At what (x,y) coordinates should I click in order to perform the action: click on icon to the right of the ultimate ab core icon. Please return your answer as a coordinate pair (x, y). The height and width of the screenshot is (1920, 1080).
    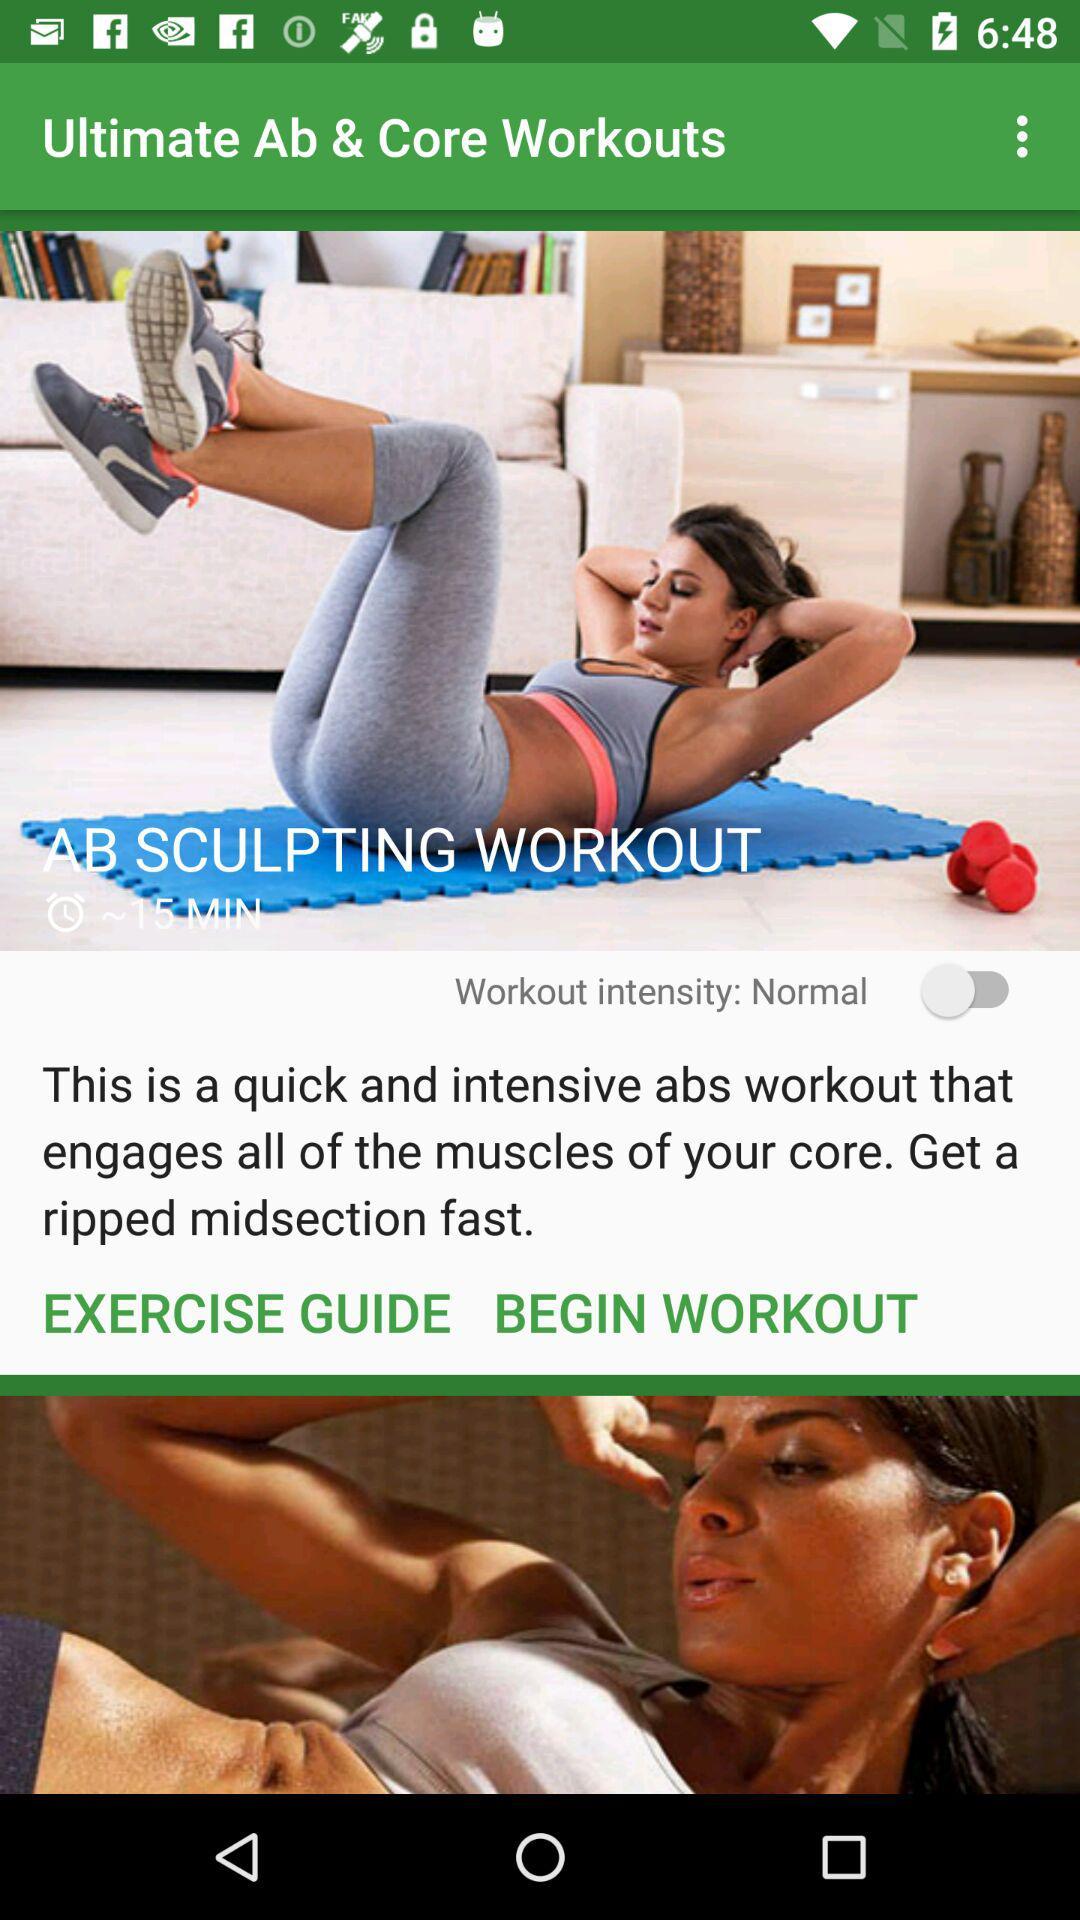
    Looking at the image, I should click on (1027, 135).